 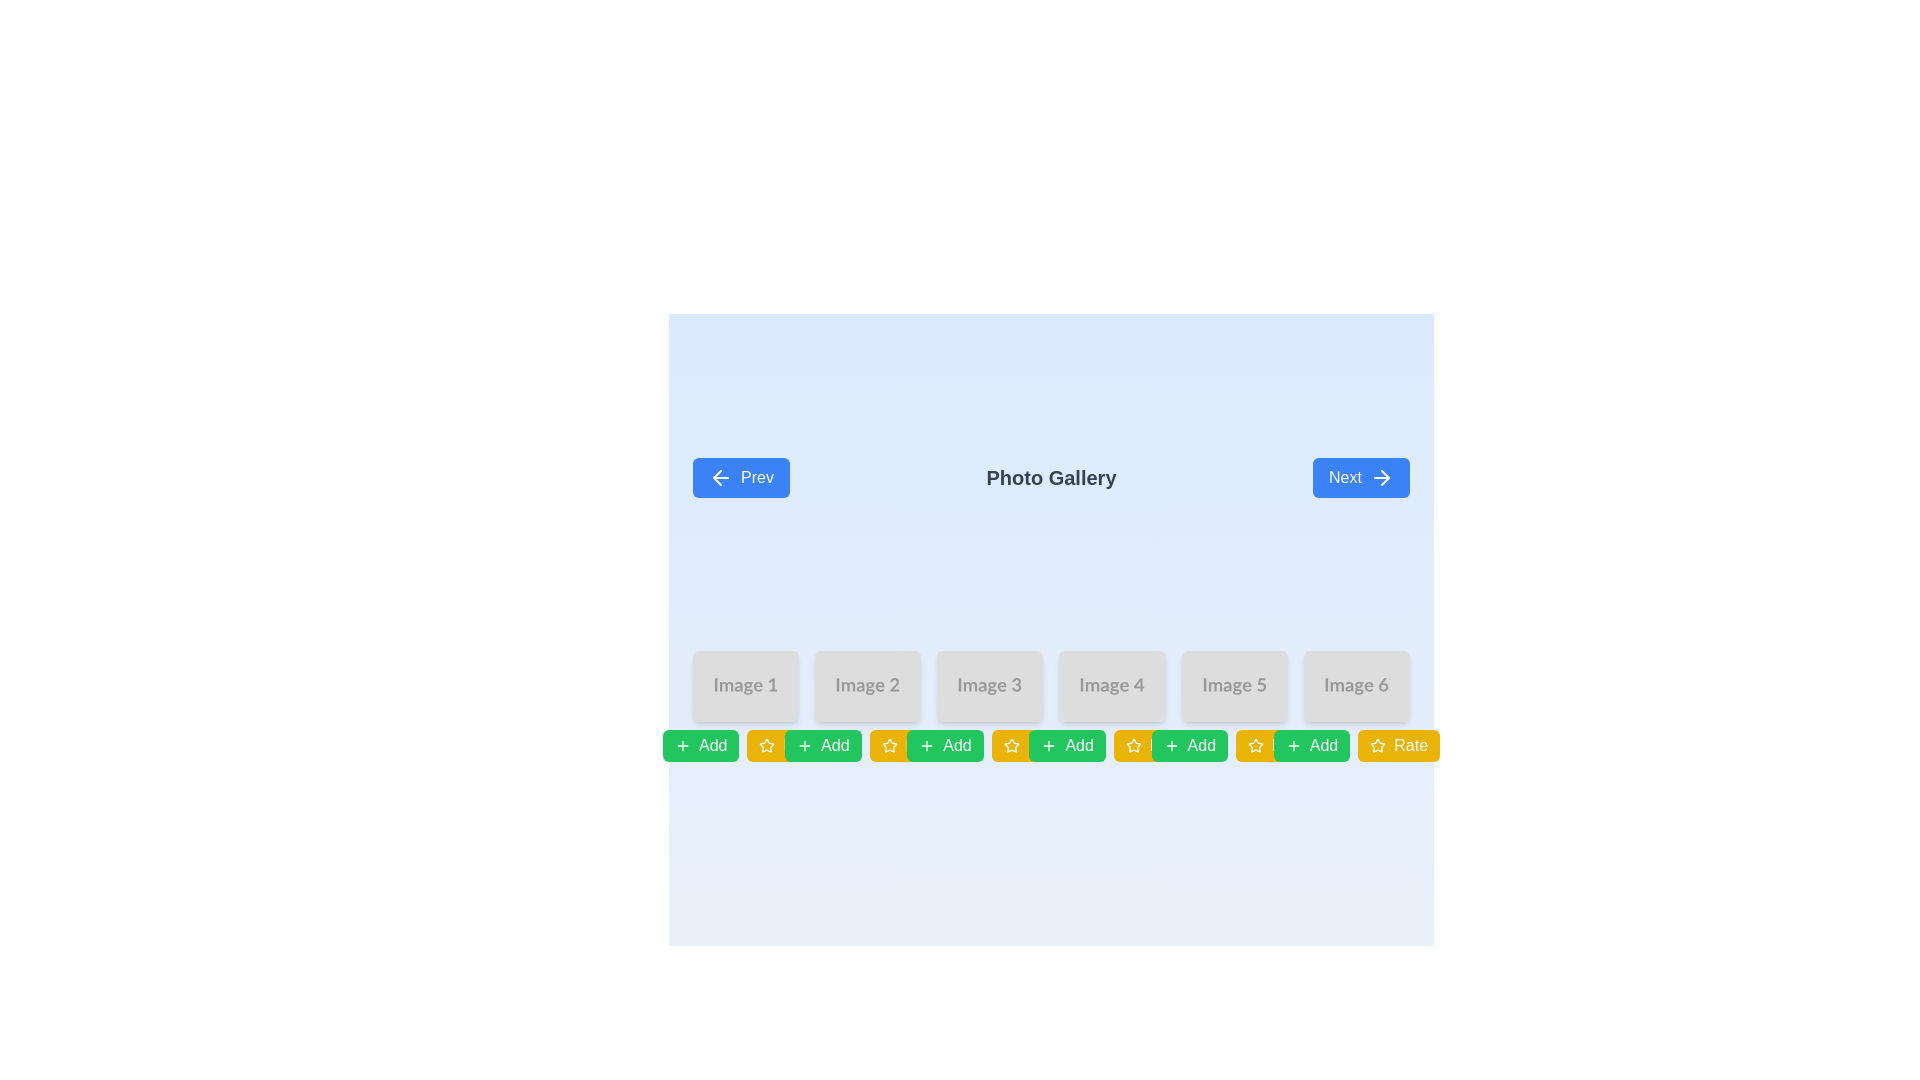 I want to click on the second button in the horizontal row under the image gallery, so click(x=909, y=745).